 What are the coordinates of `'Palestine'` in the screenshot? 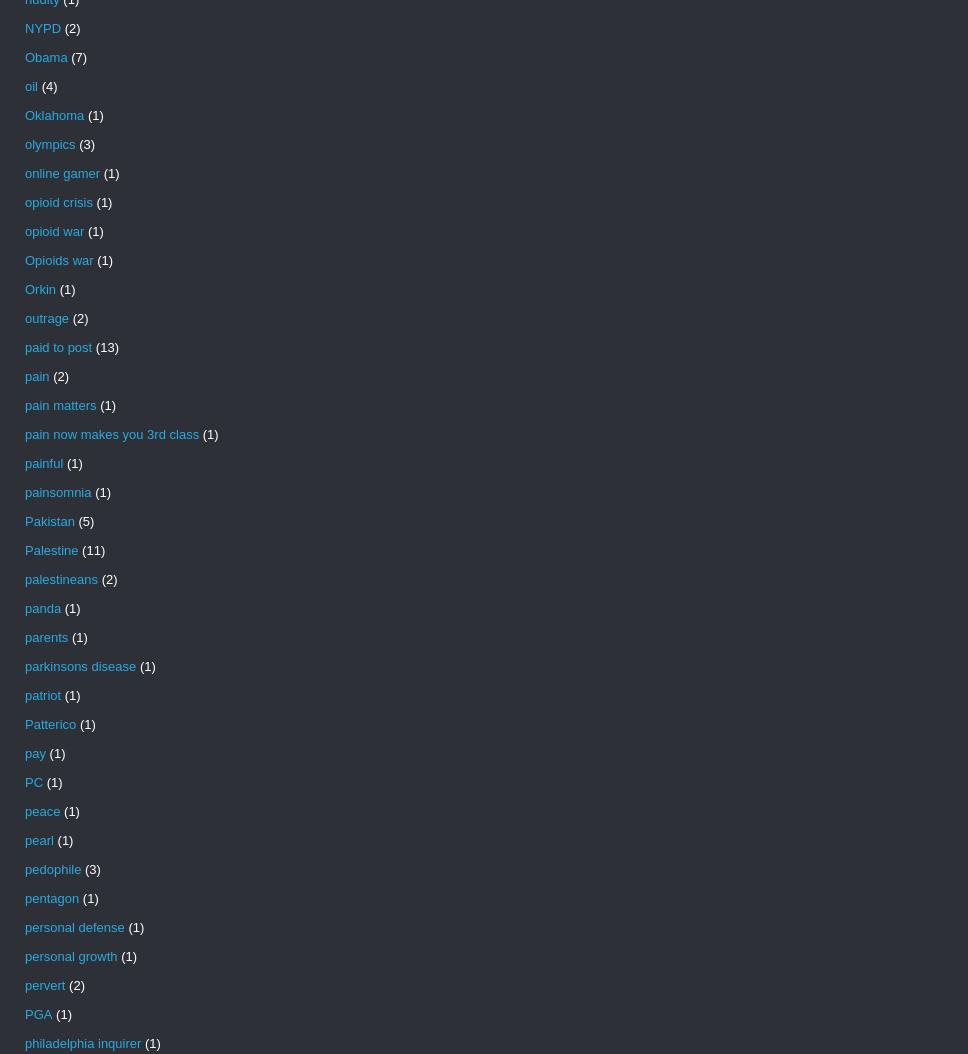 It's located at (24, 550).